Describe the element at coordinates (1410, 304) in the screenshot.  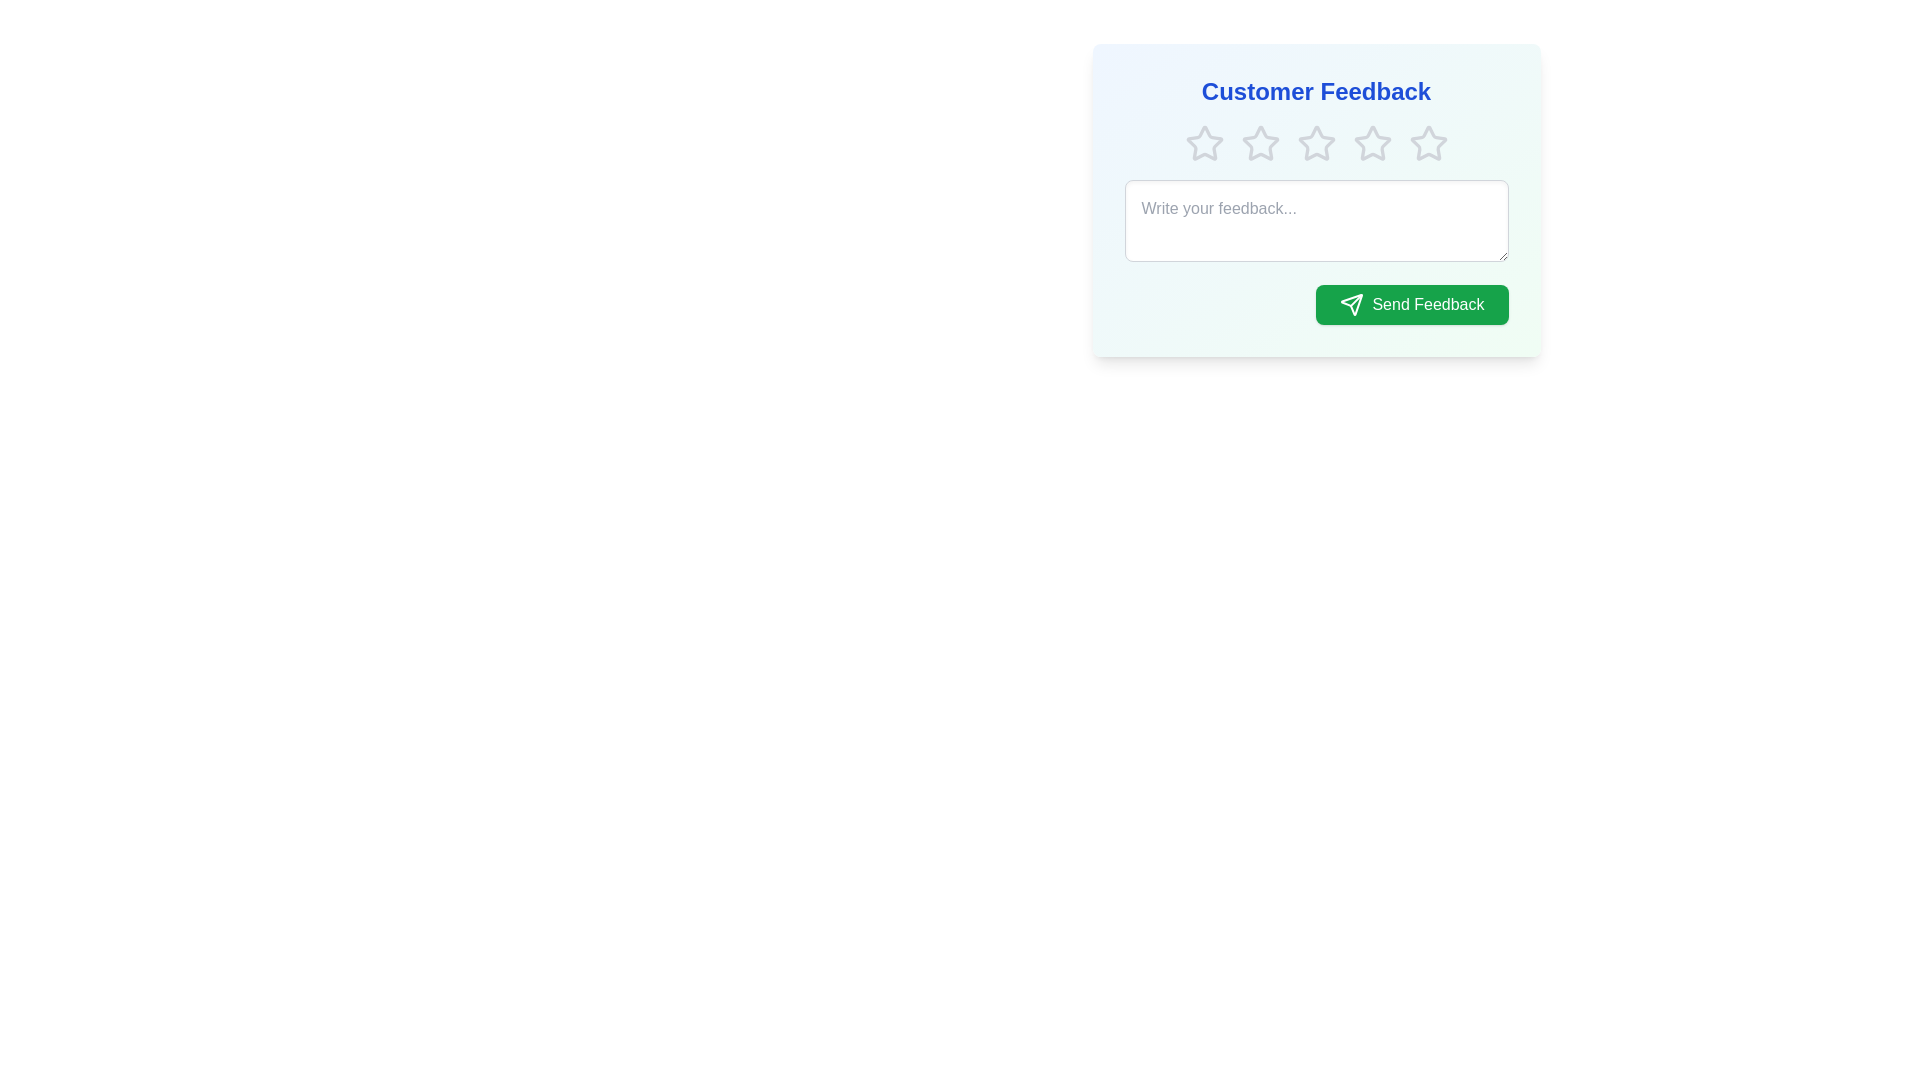
I see `the 'Send Feedback' button to submit the feedback` at that location.